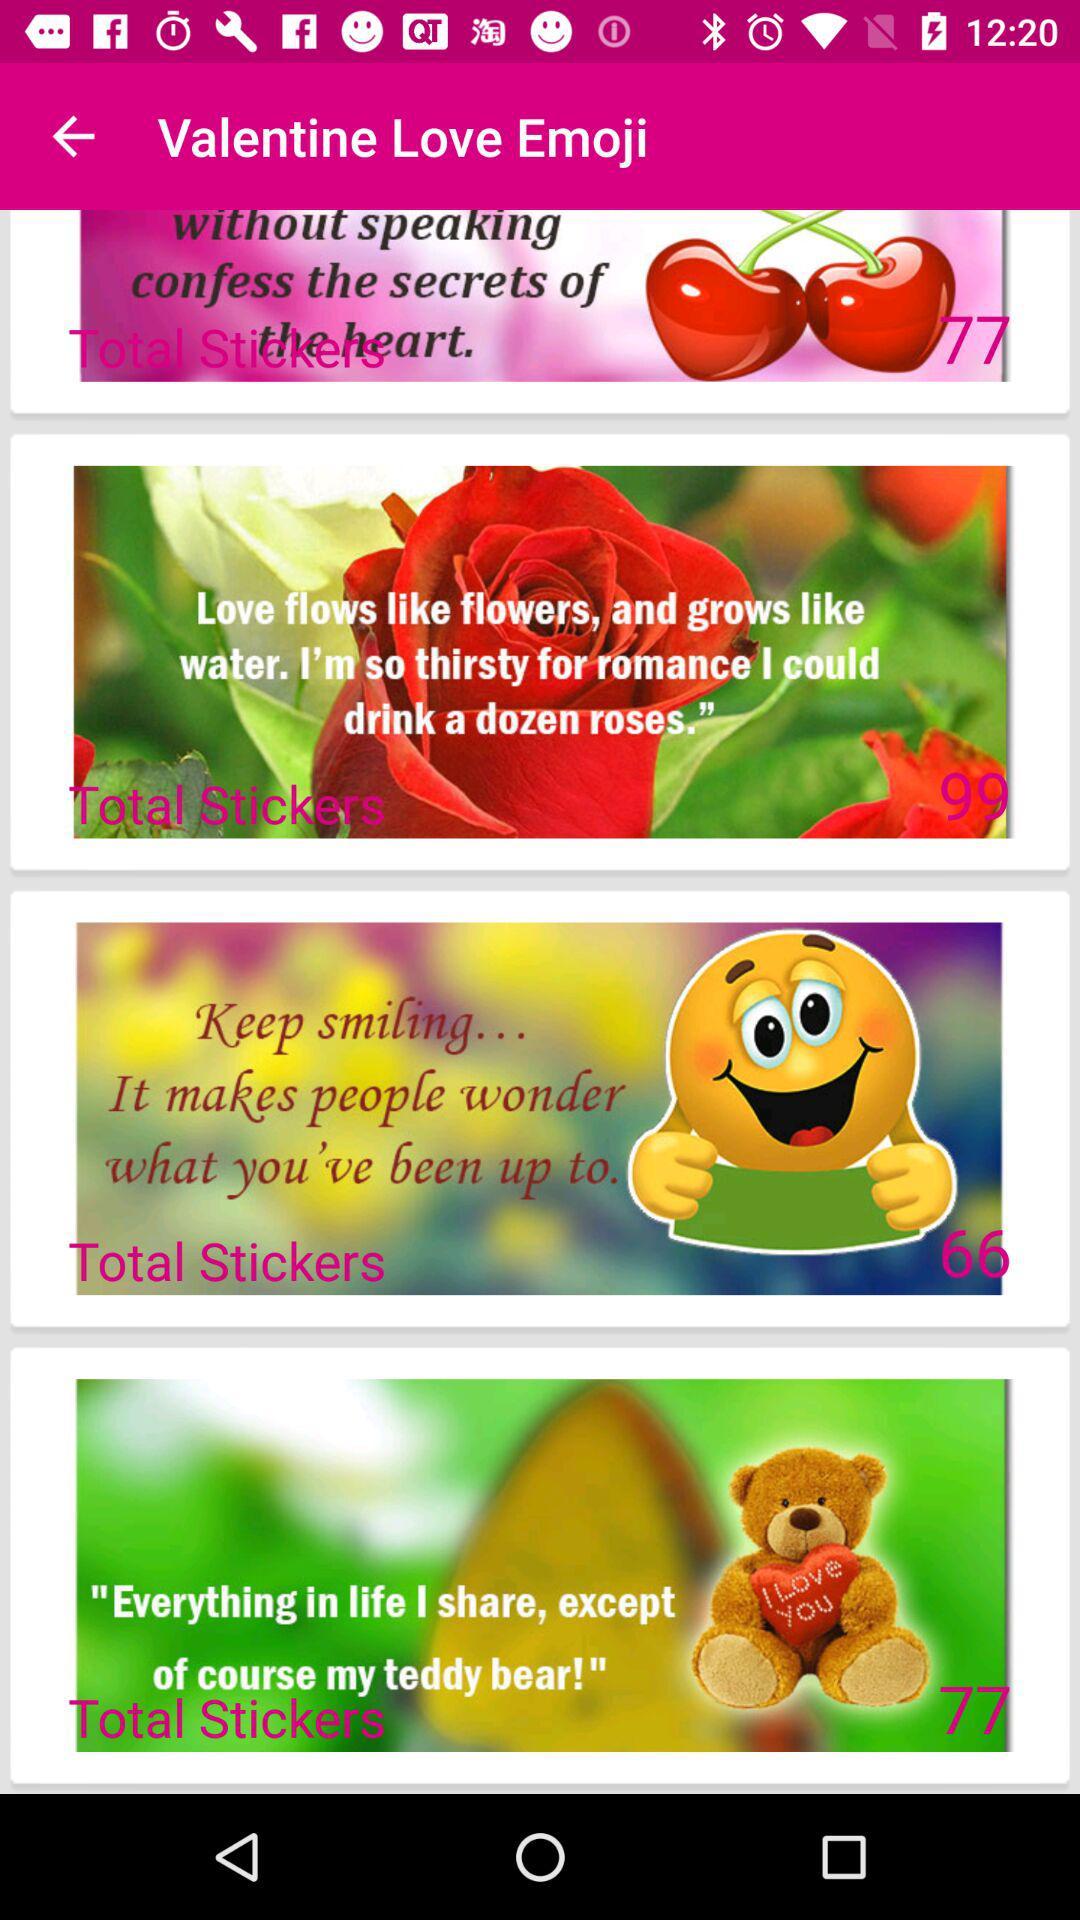 Image resolution: width=1080 pixels, height=1920 pixels. What do you see at coordinates (72, 135) in the screenshot?
I see `the item to the left of valentine love emoji item` at bounding box center [72, 135].